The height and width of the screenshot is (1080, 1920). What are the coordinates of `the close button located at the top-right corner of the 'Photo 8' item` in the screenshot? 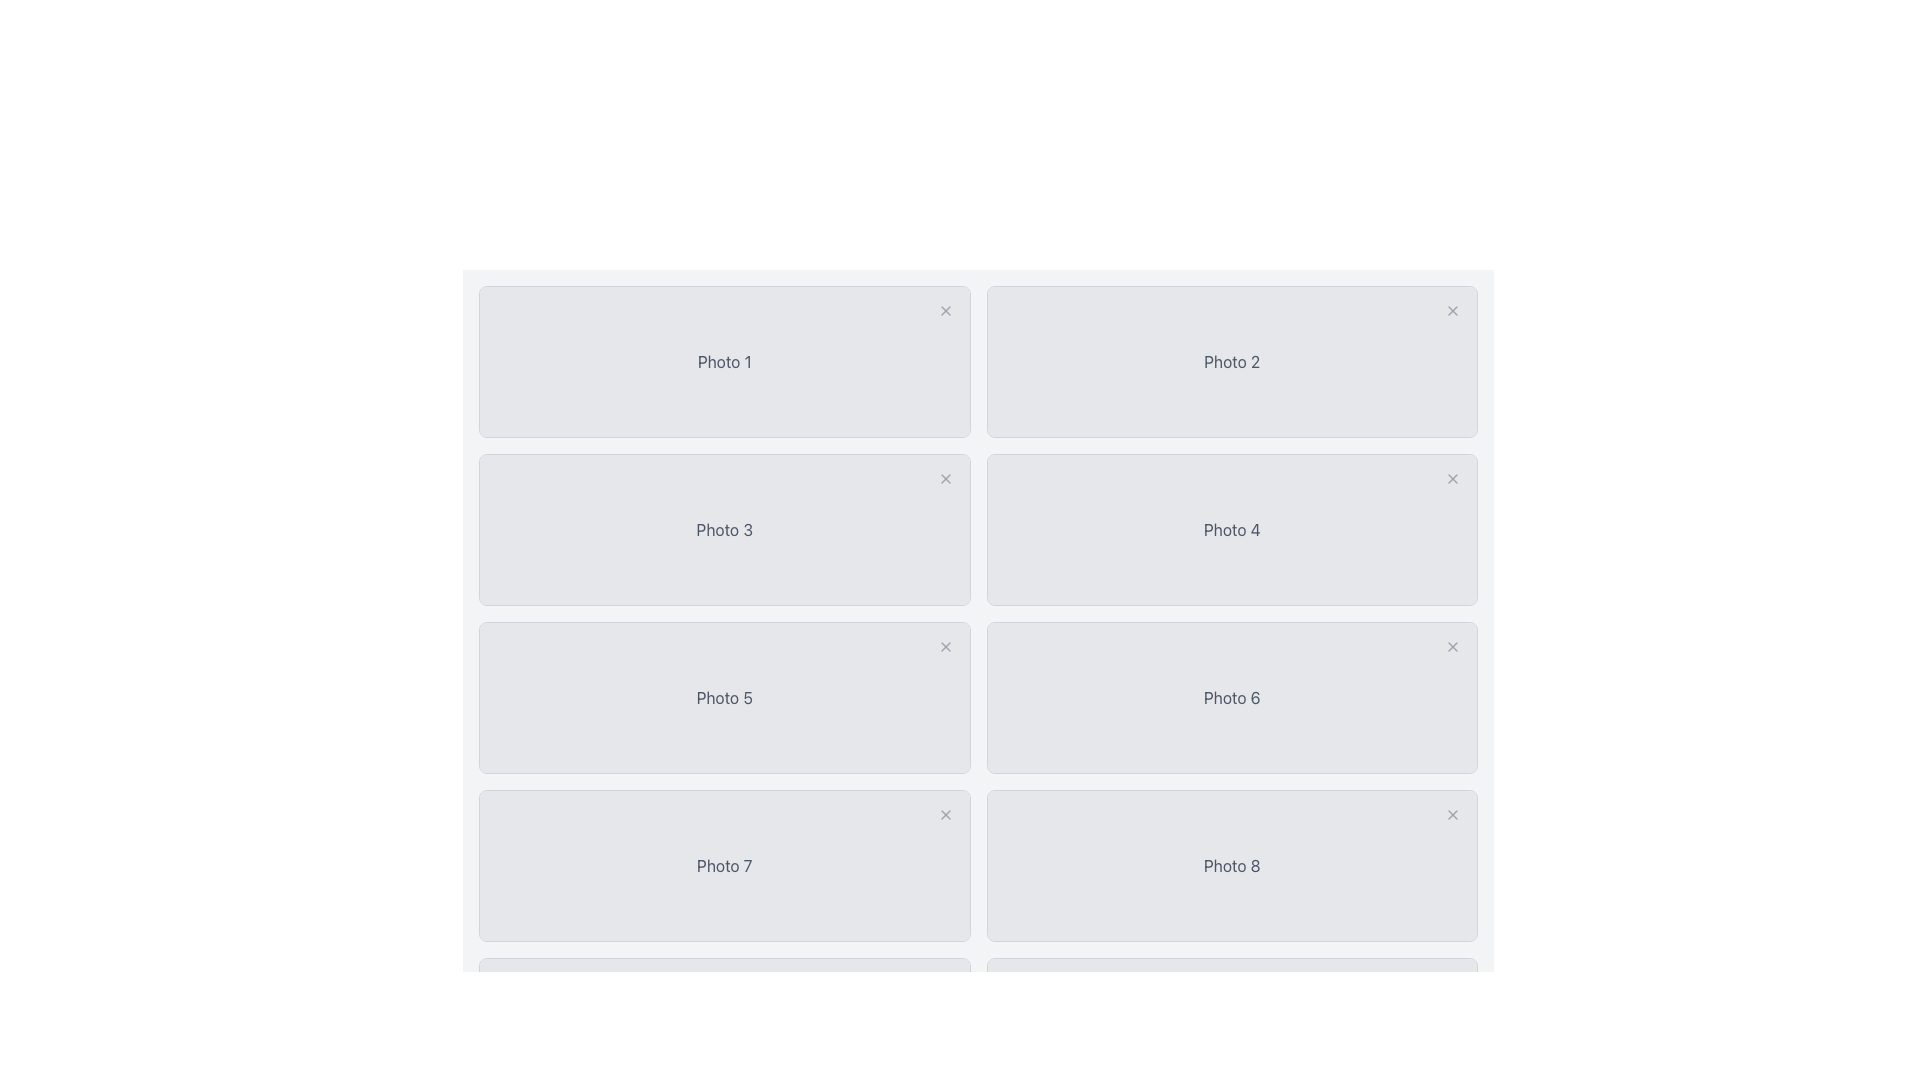 It's located at (1453, 814).